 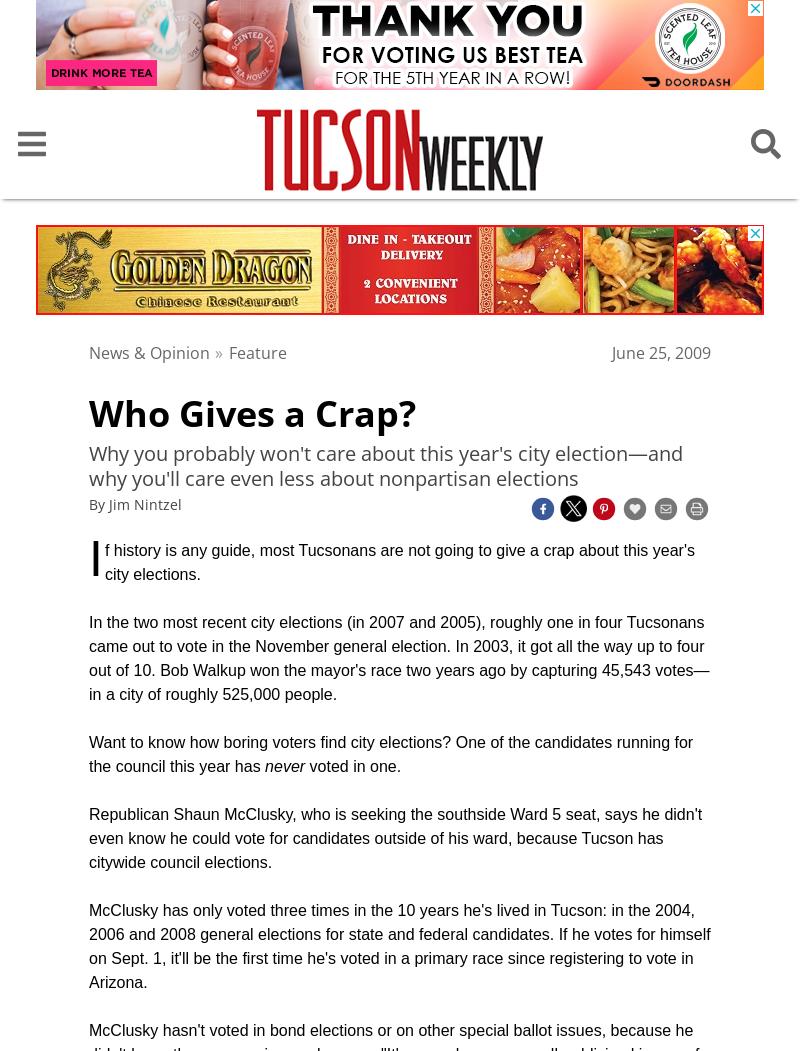 I want to click on 'I', so click(x=89, y=558).